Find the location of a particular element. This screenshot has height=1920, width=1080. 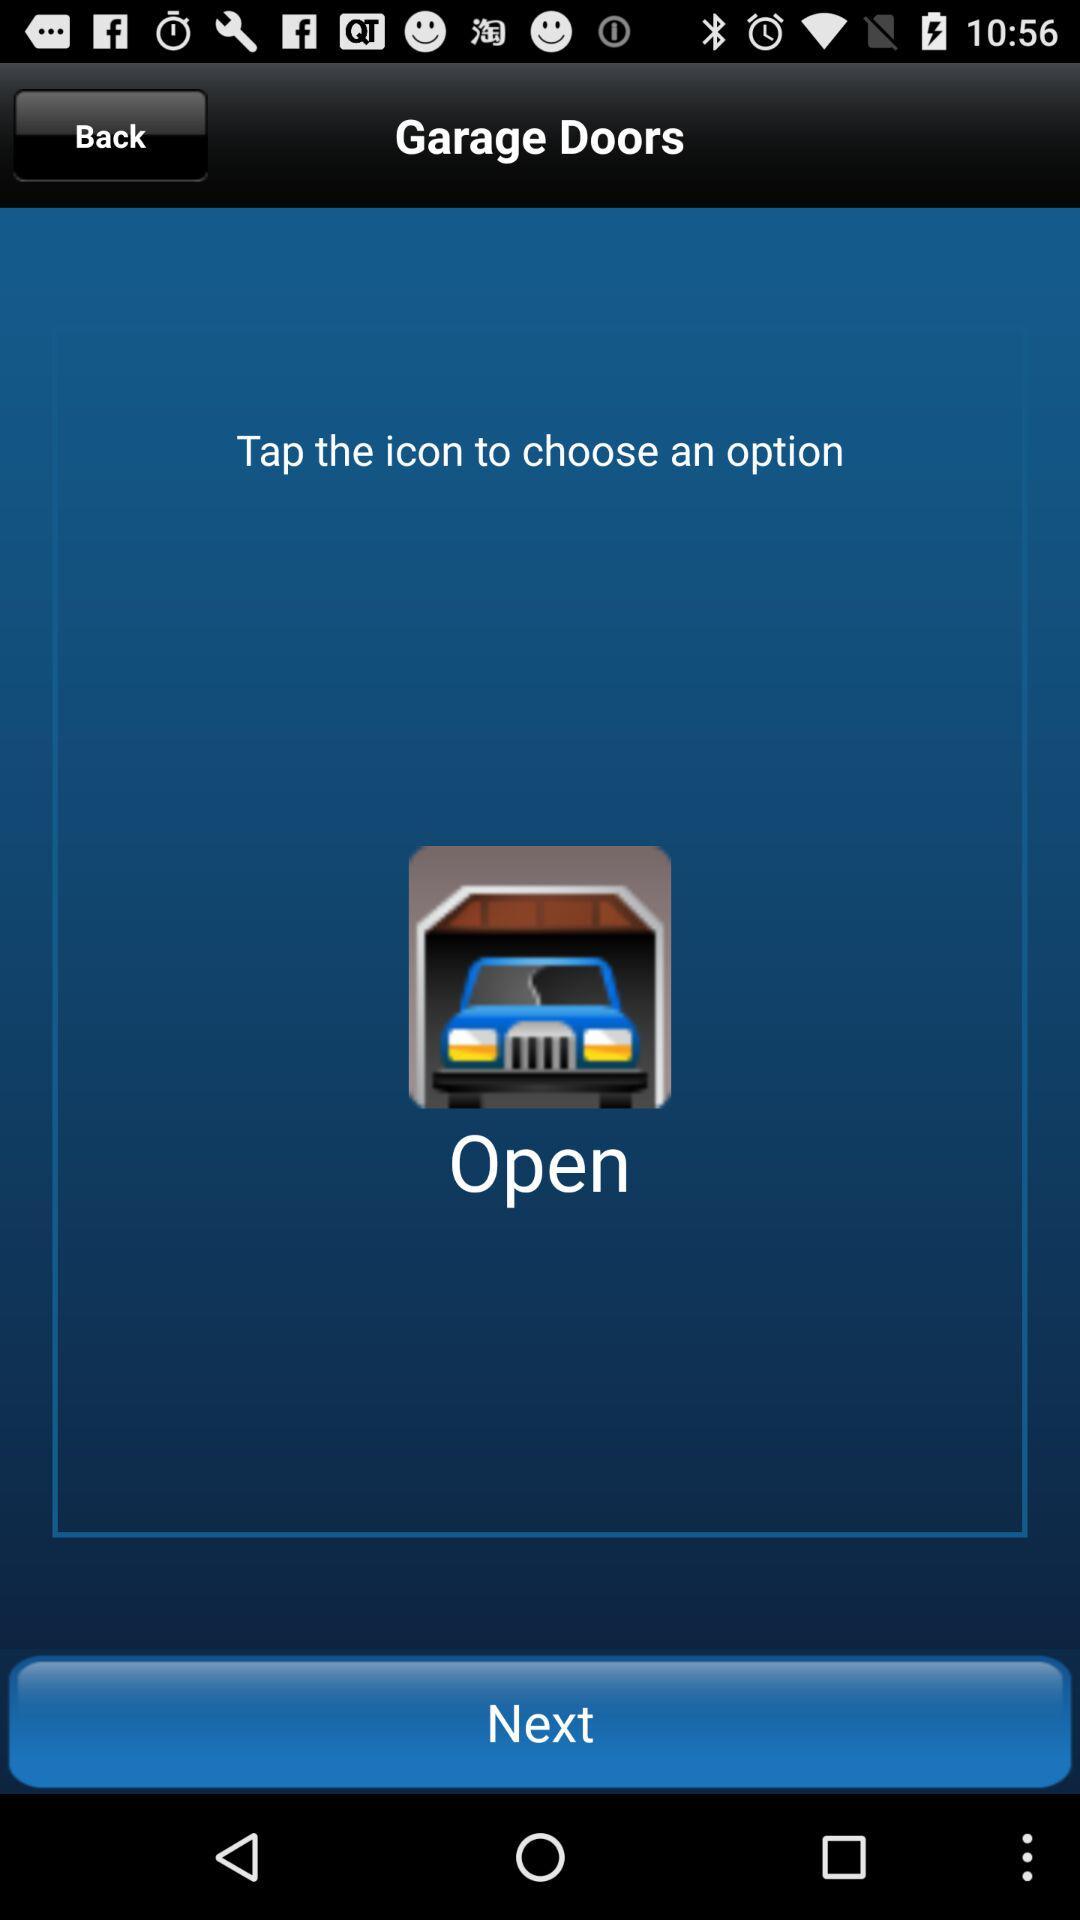

the item above the open item is located at coordinates (540, 977).